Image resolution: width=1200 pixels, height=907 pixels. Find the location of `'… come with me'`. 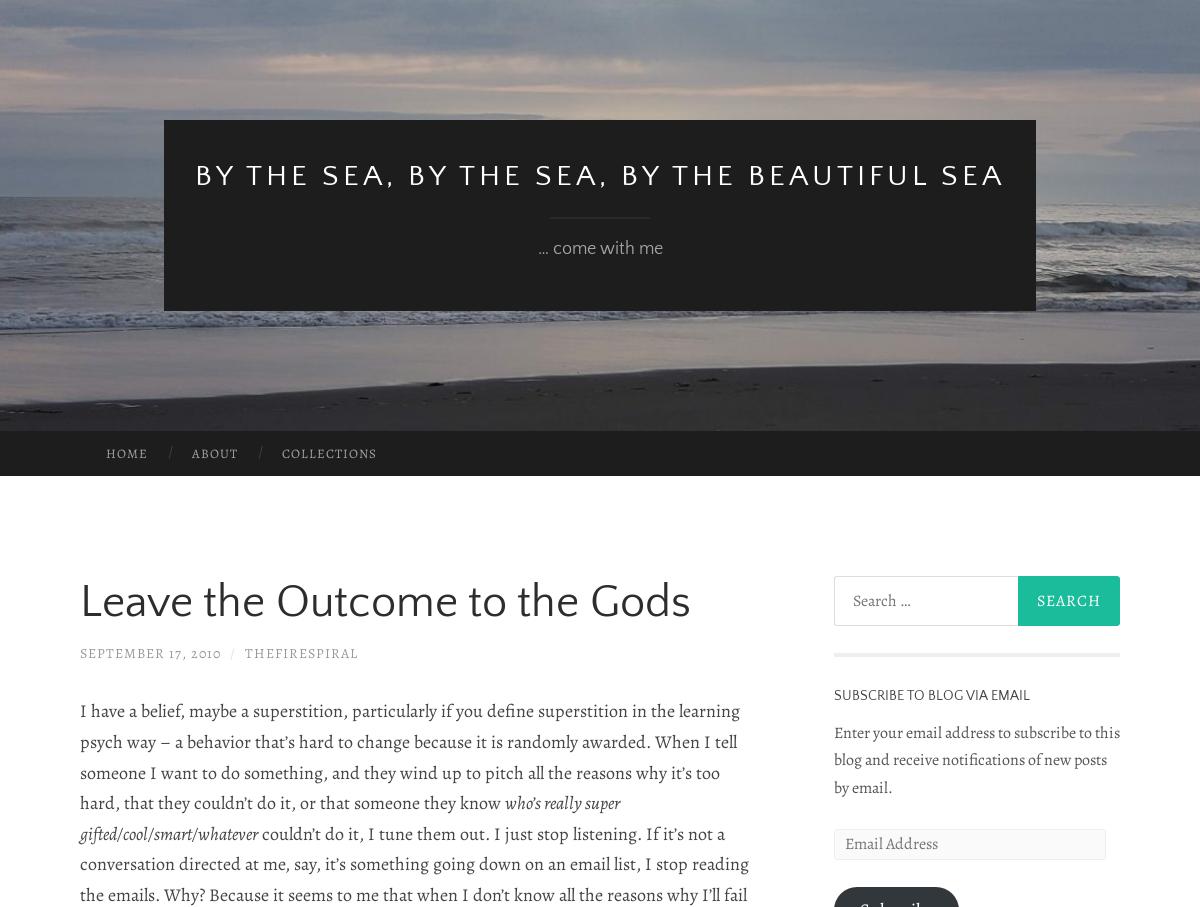

'… come with me' is located at coordinates (598, 247).